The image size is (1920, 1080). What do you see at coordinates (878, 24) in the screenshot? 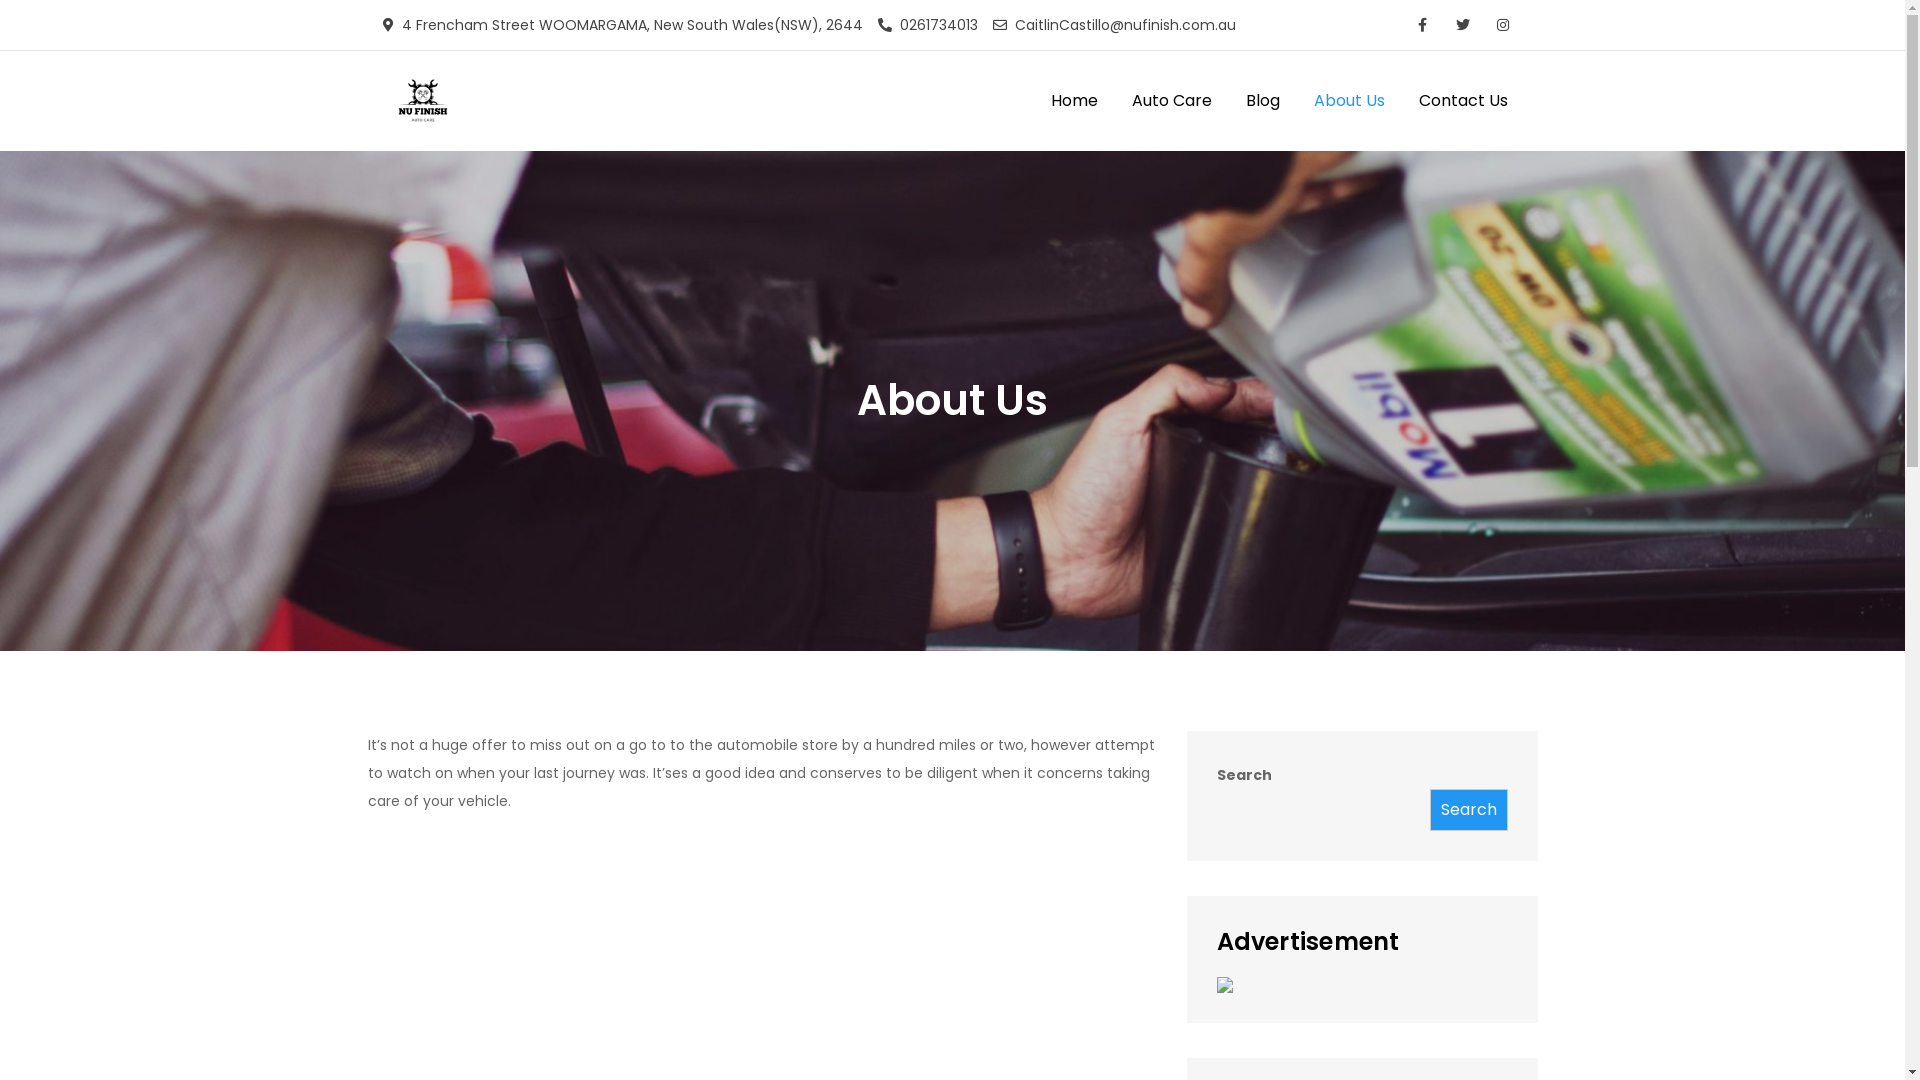
I see `'0261734013'` at bounding box center [878, 24].